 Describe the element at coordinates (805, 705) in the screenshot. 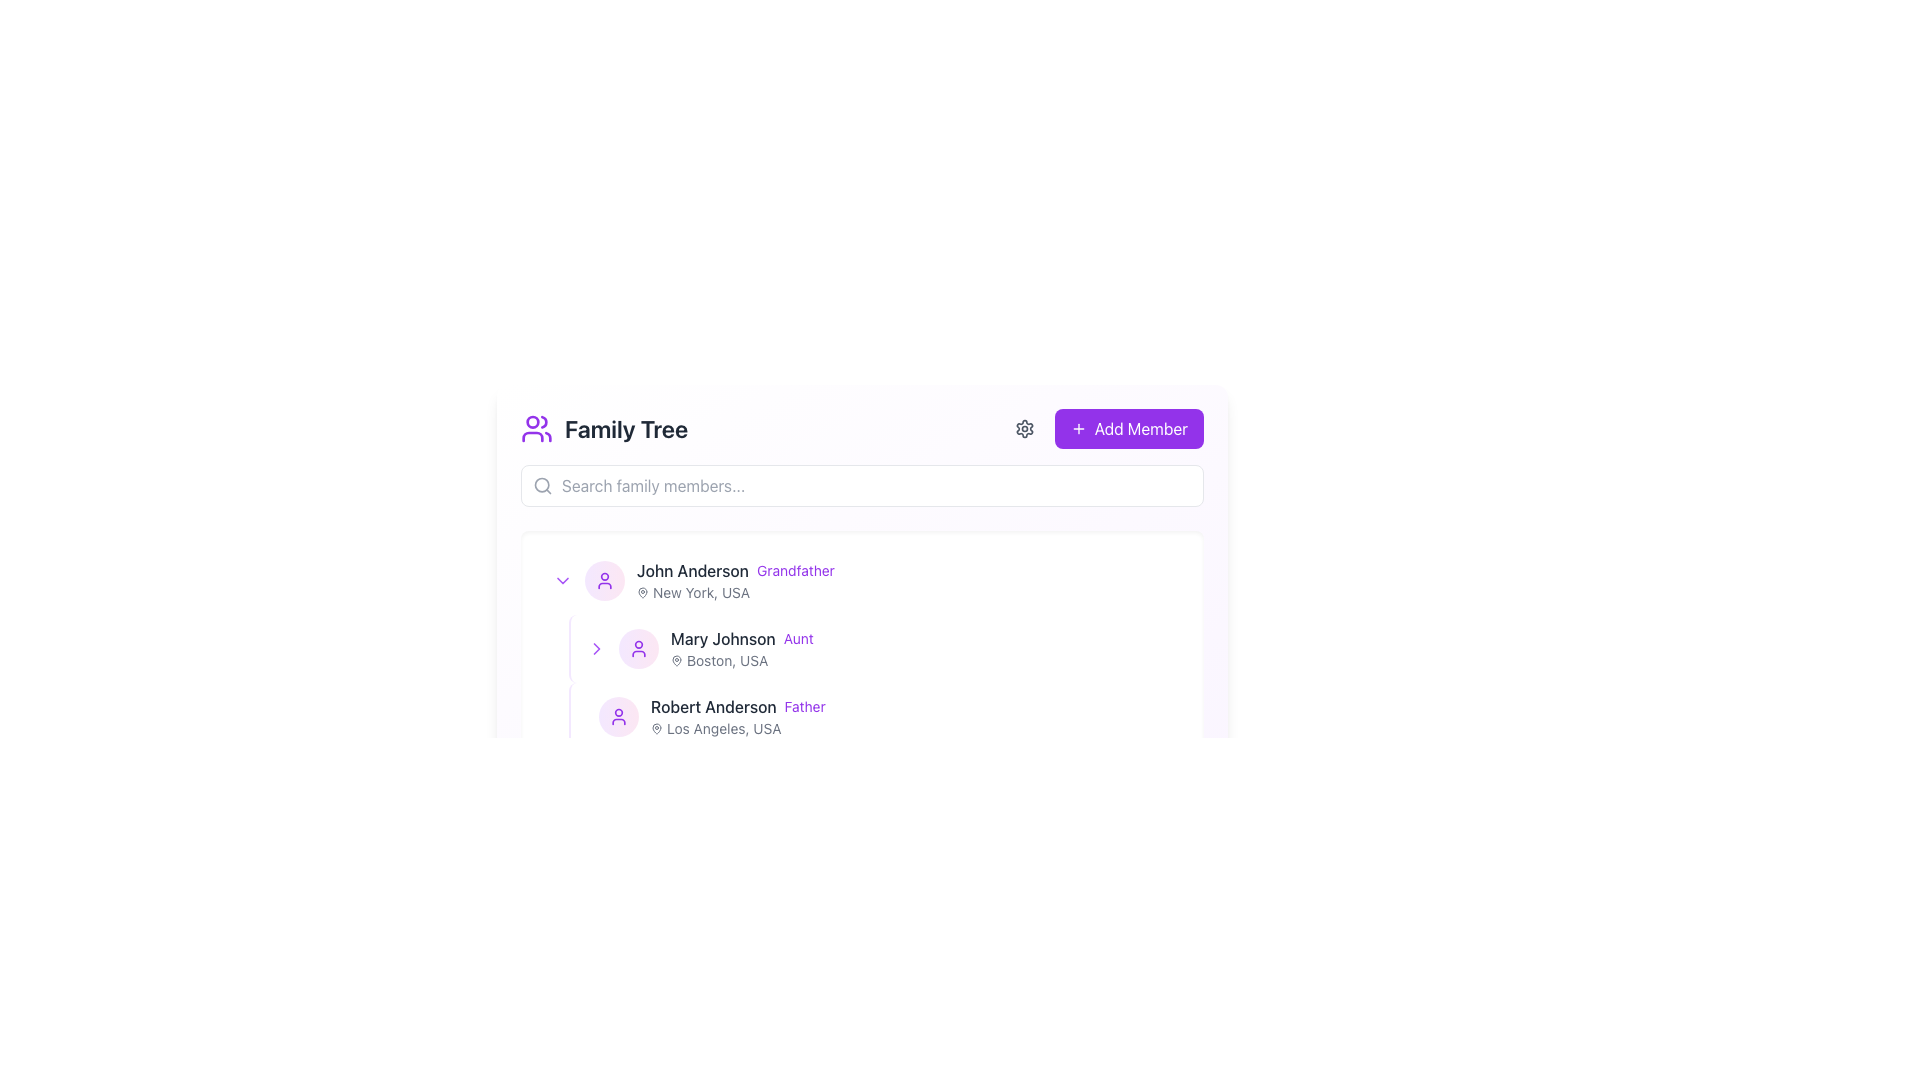

I see `the Text Label denoting the familial relationship of 'Robert Anderson' in the family tree, positioned on the right-hand side of his entry` at that location.